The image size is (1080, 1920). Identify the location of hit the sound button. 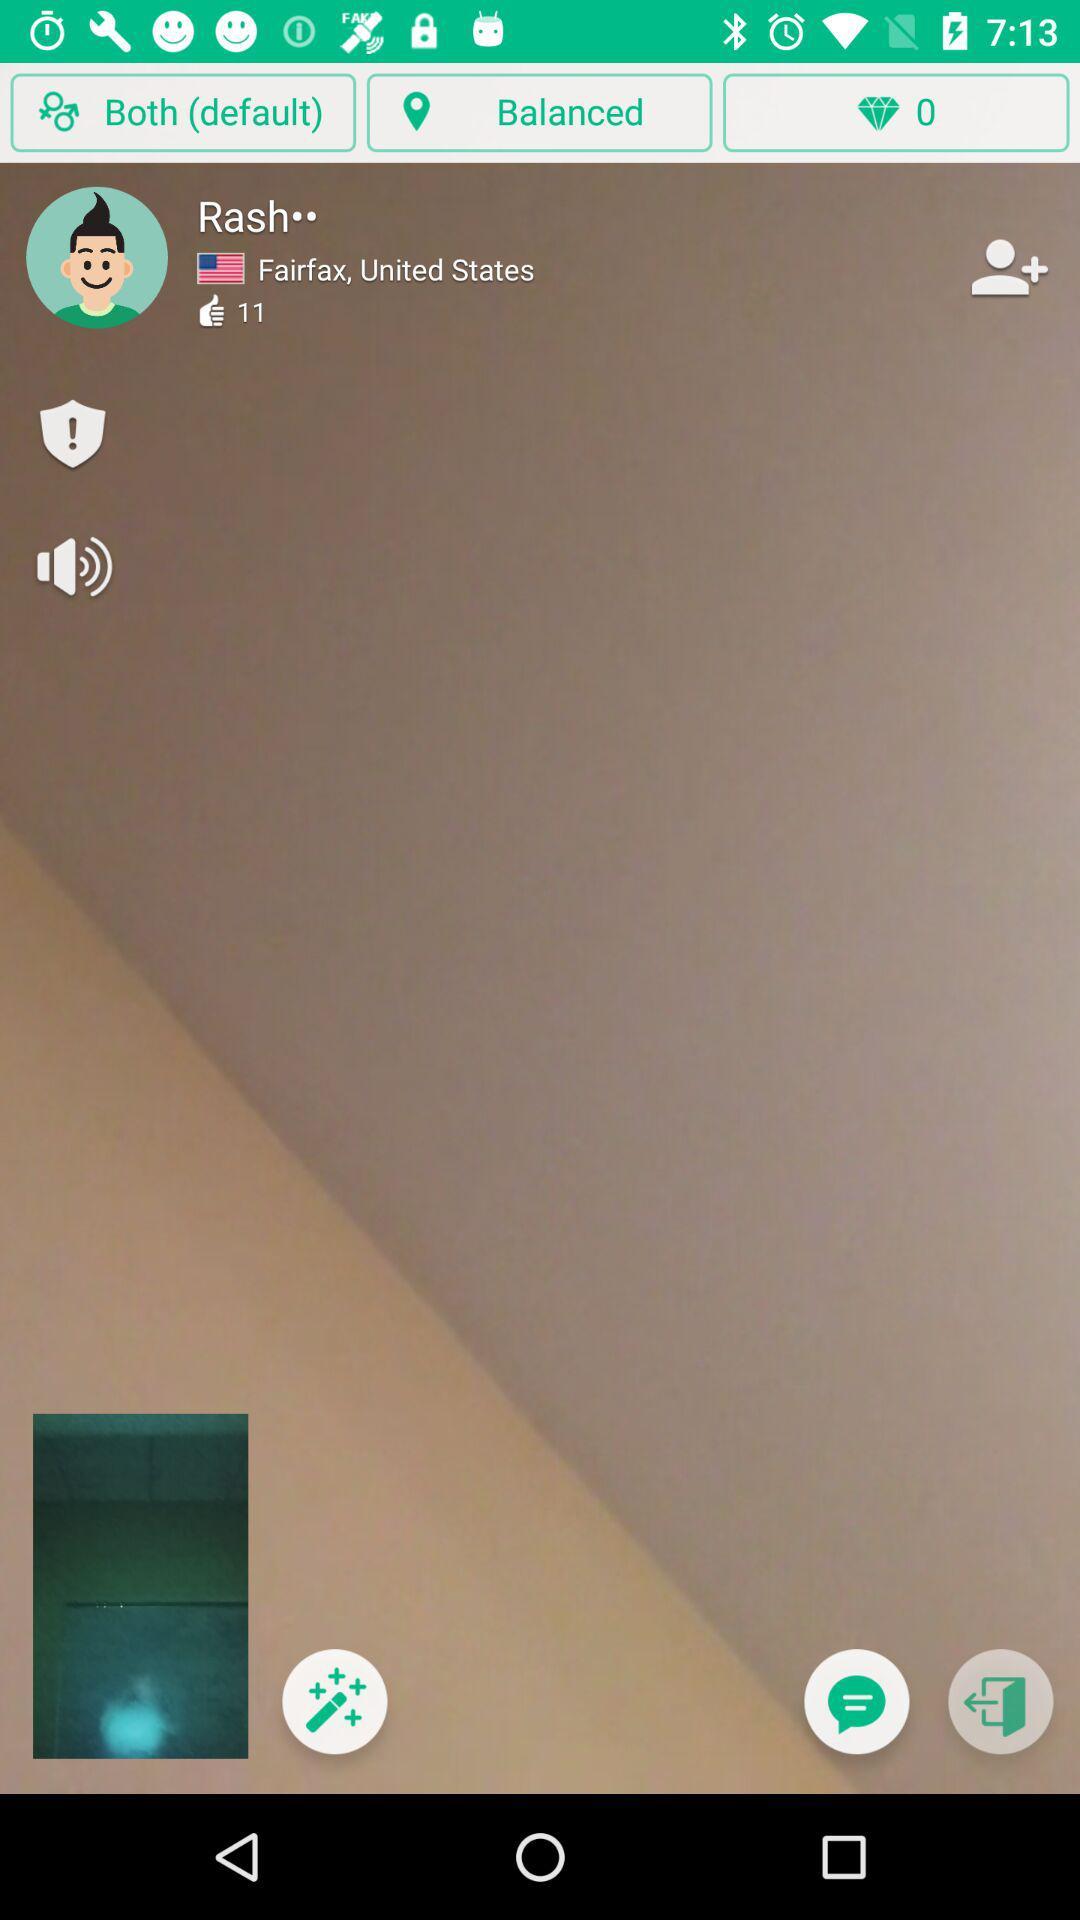
(71, 565).